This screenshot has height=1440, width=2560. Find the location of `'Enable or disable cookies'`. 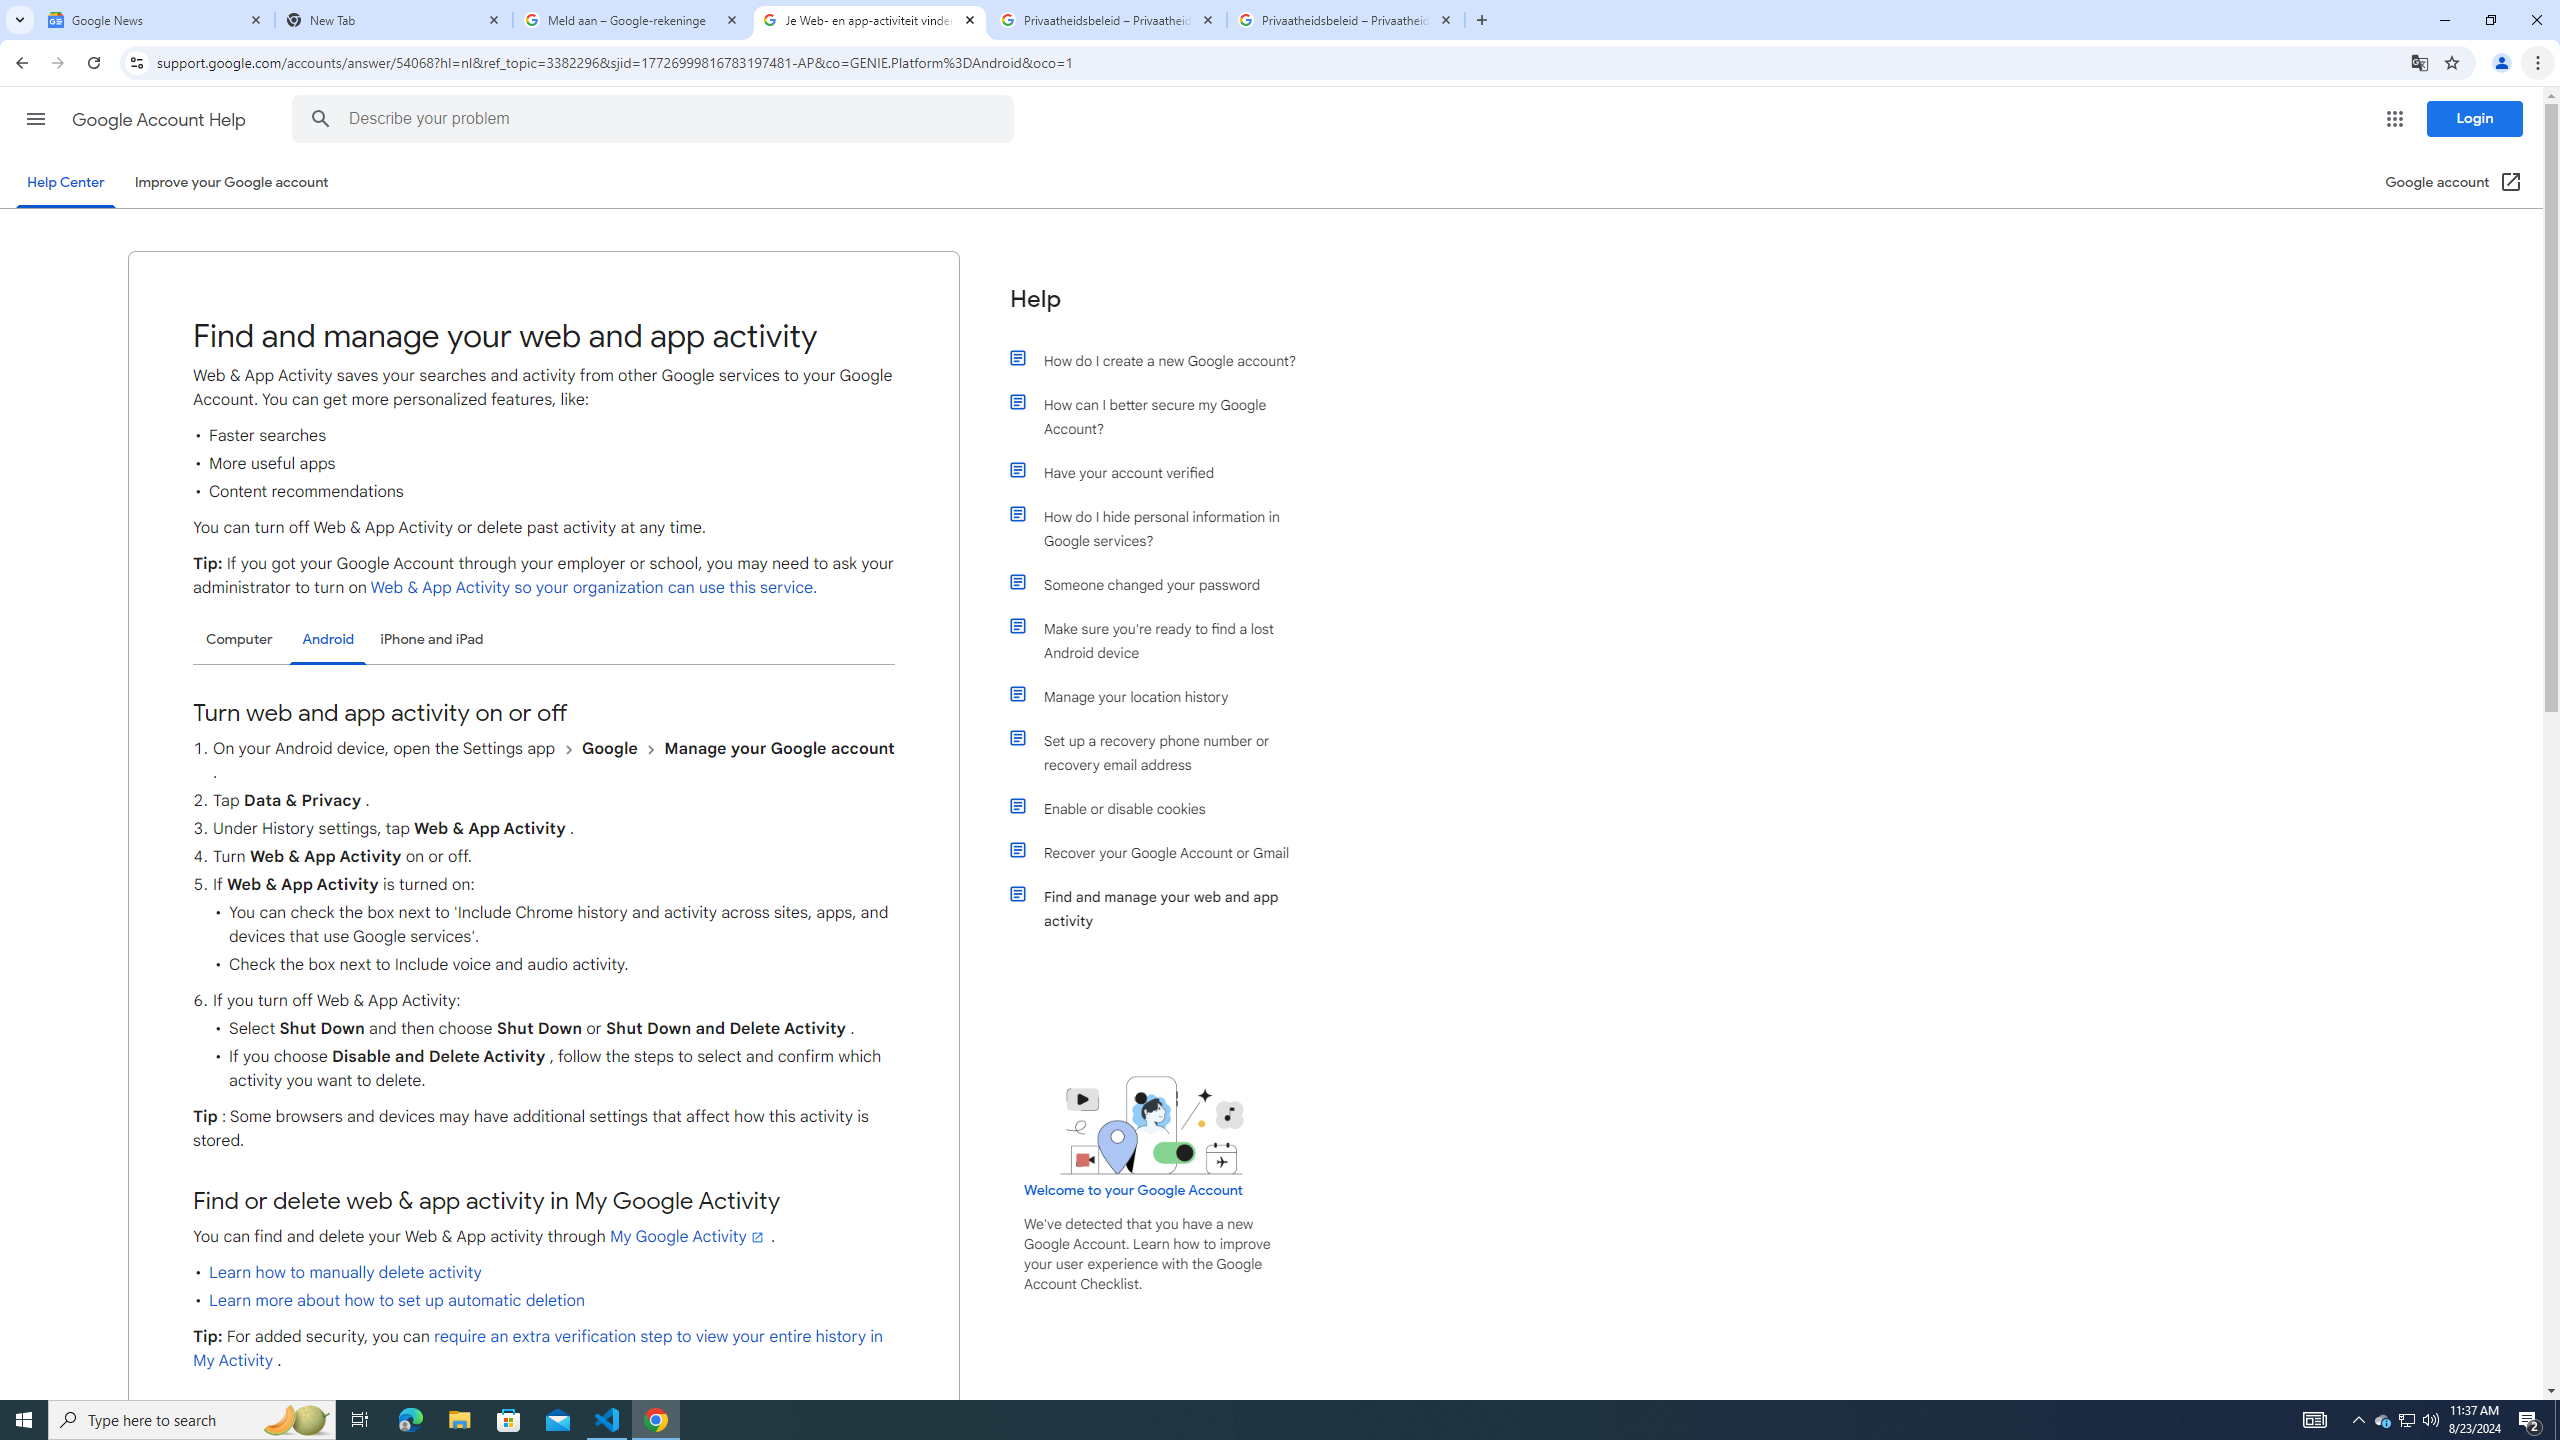

'Enable or disable cookies' is located at coordinates (1162, 808).